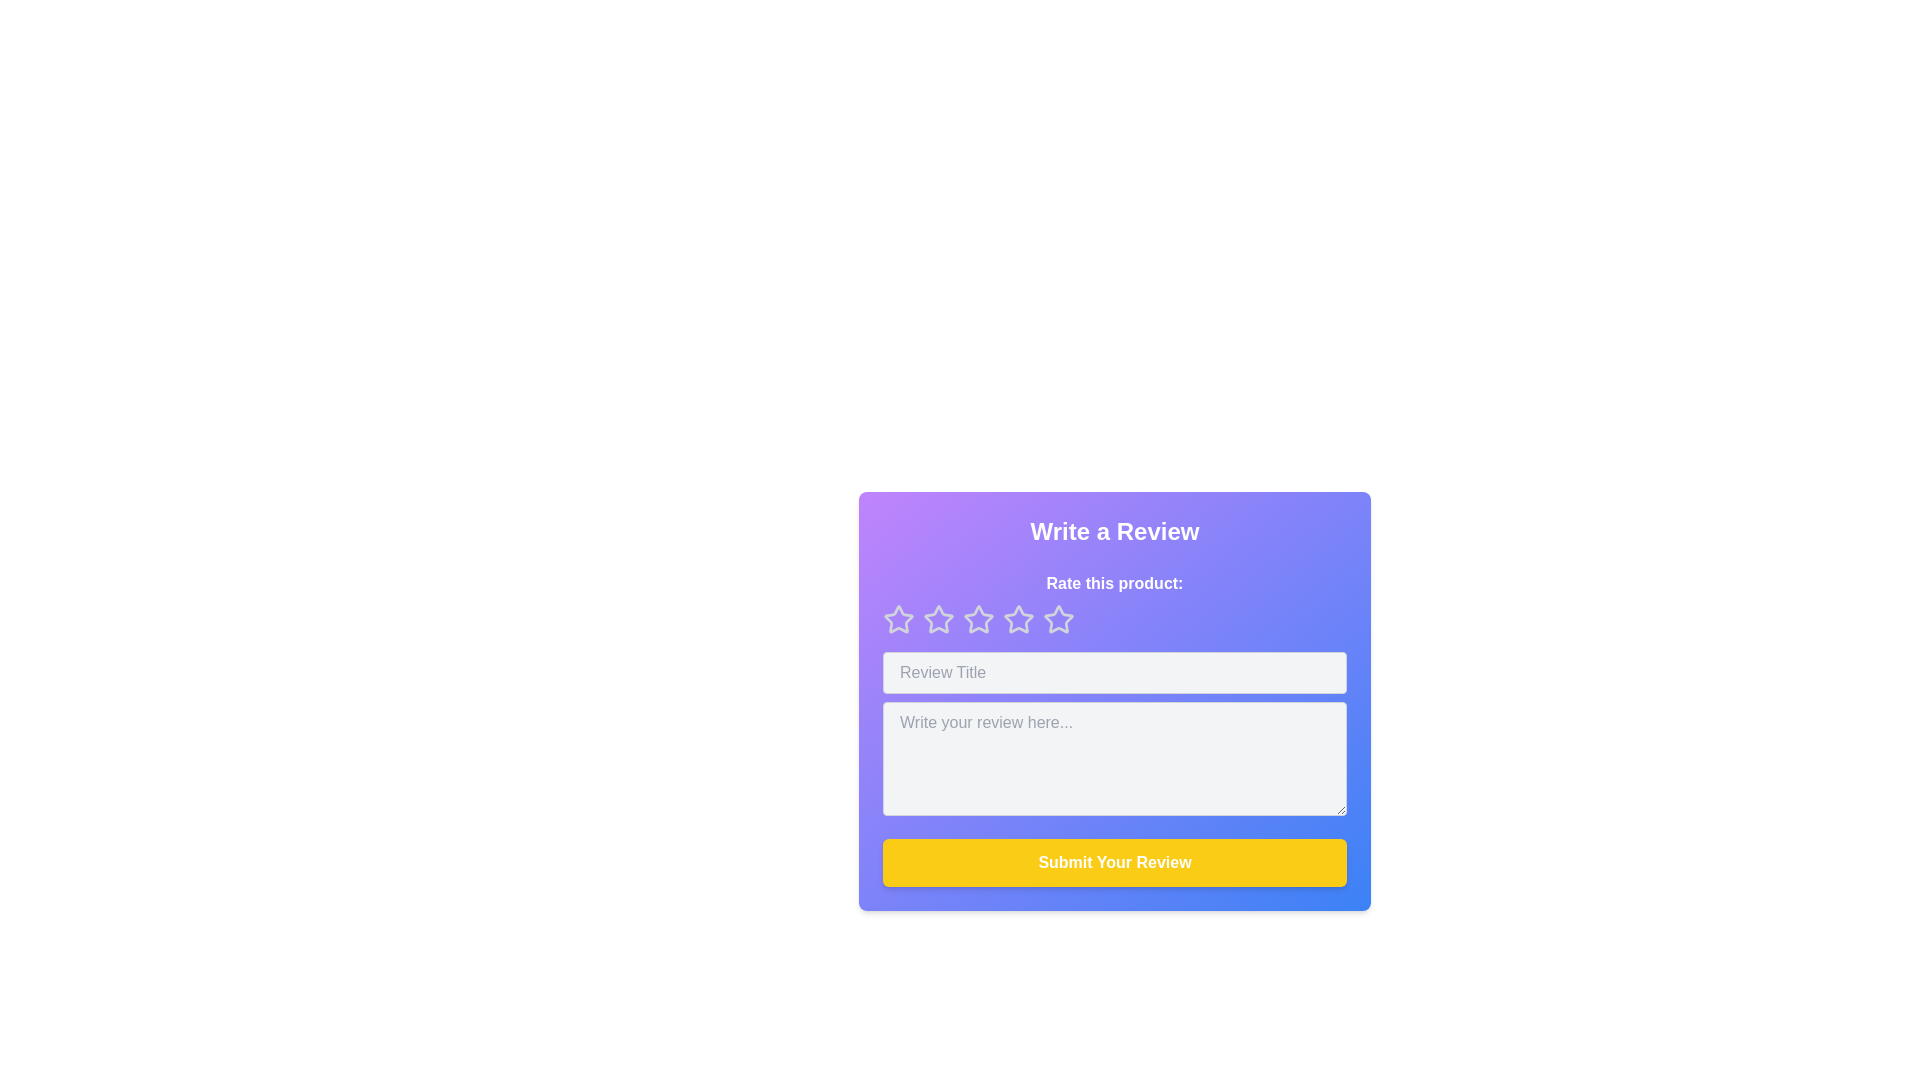 This screenshot has height=1080, width=1920. I want to click on the third star icon in the horizontal rating system to rate it, so click(979, 619).